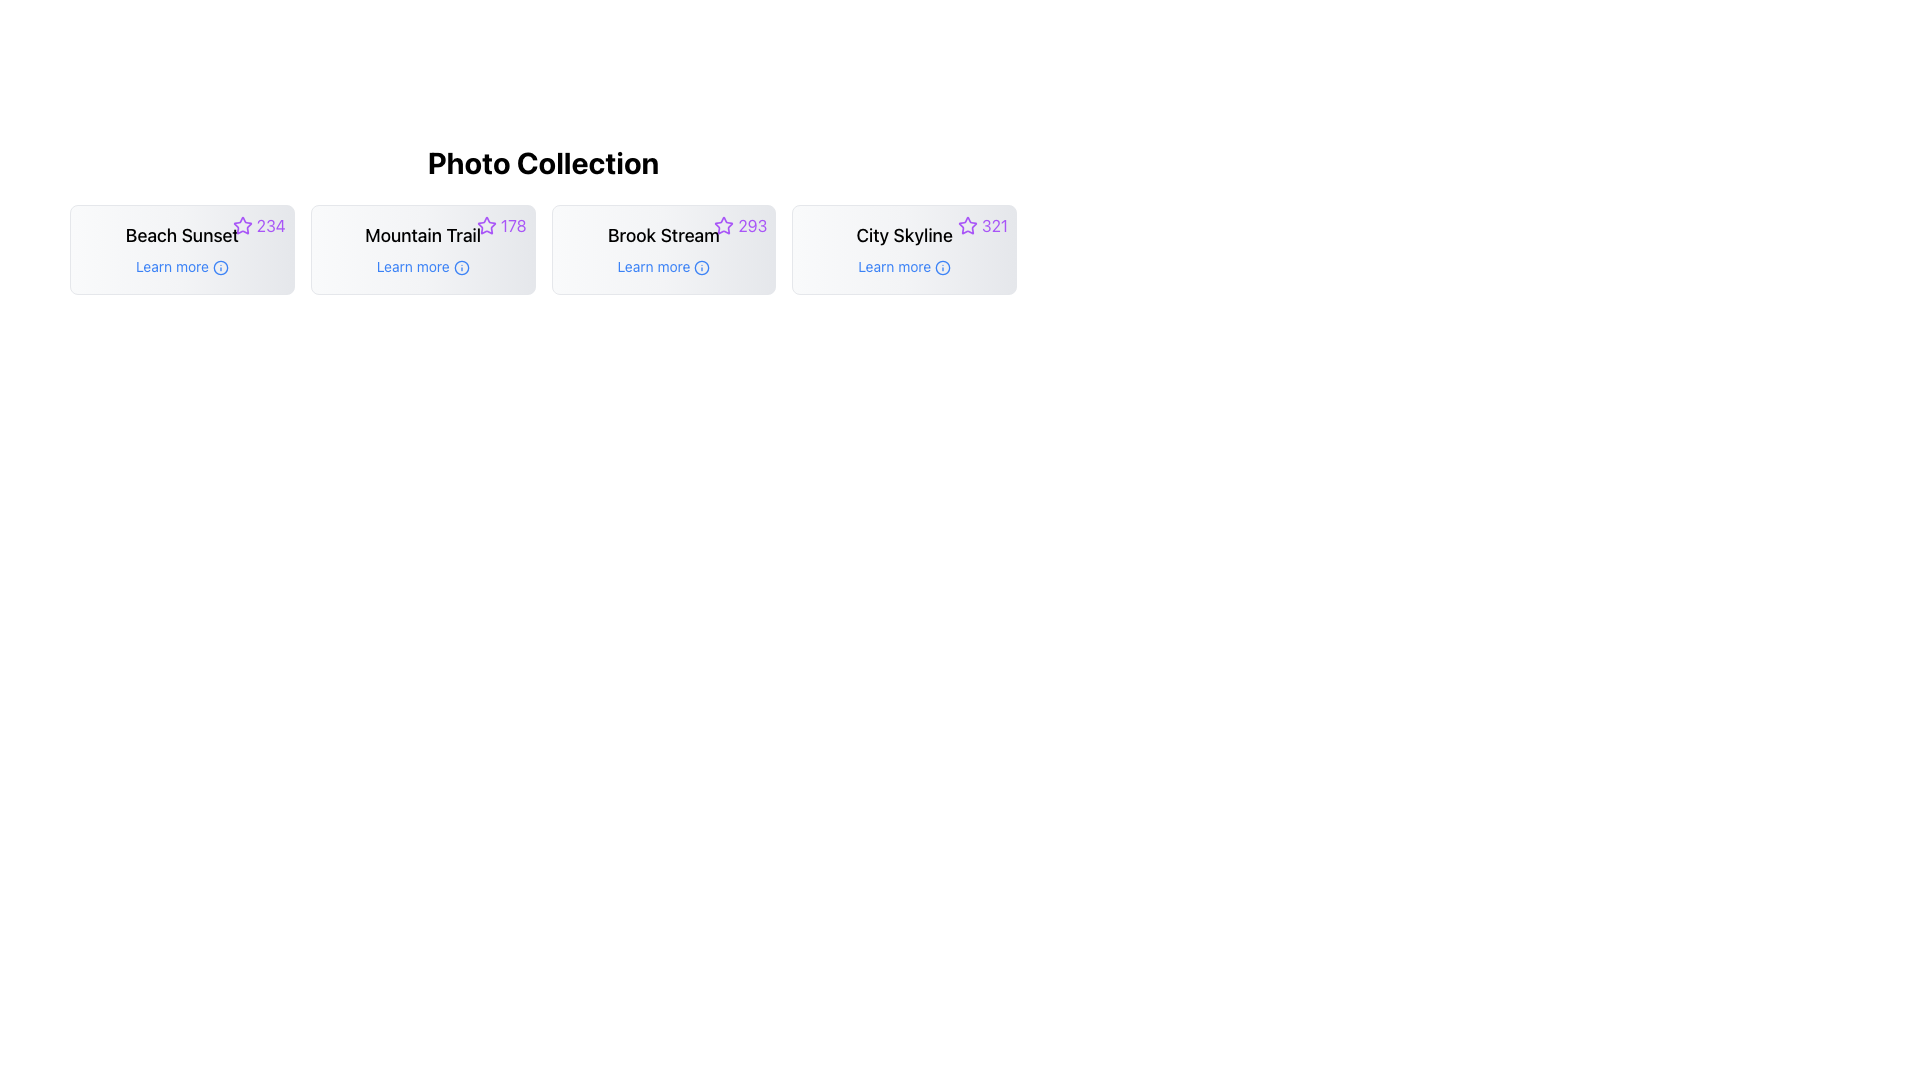 This screenshot has height=1080, width=1920. I want to click on the star icon that represents the rating for the item labeled 'Beach Sunset' located in the top left corner of the grid, so click(241, 225).